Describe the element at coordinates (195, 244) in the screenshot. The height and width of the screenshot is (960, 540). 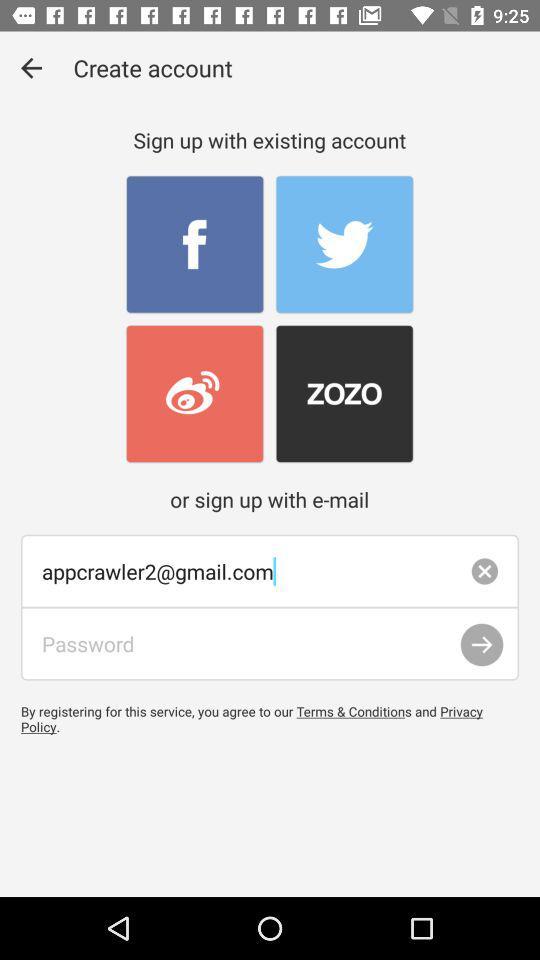
I see `sign in with facebook` at that location.